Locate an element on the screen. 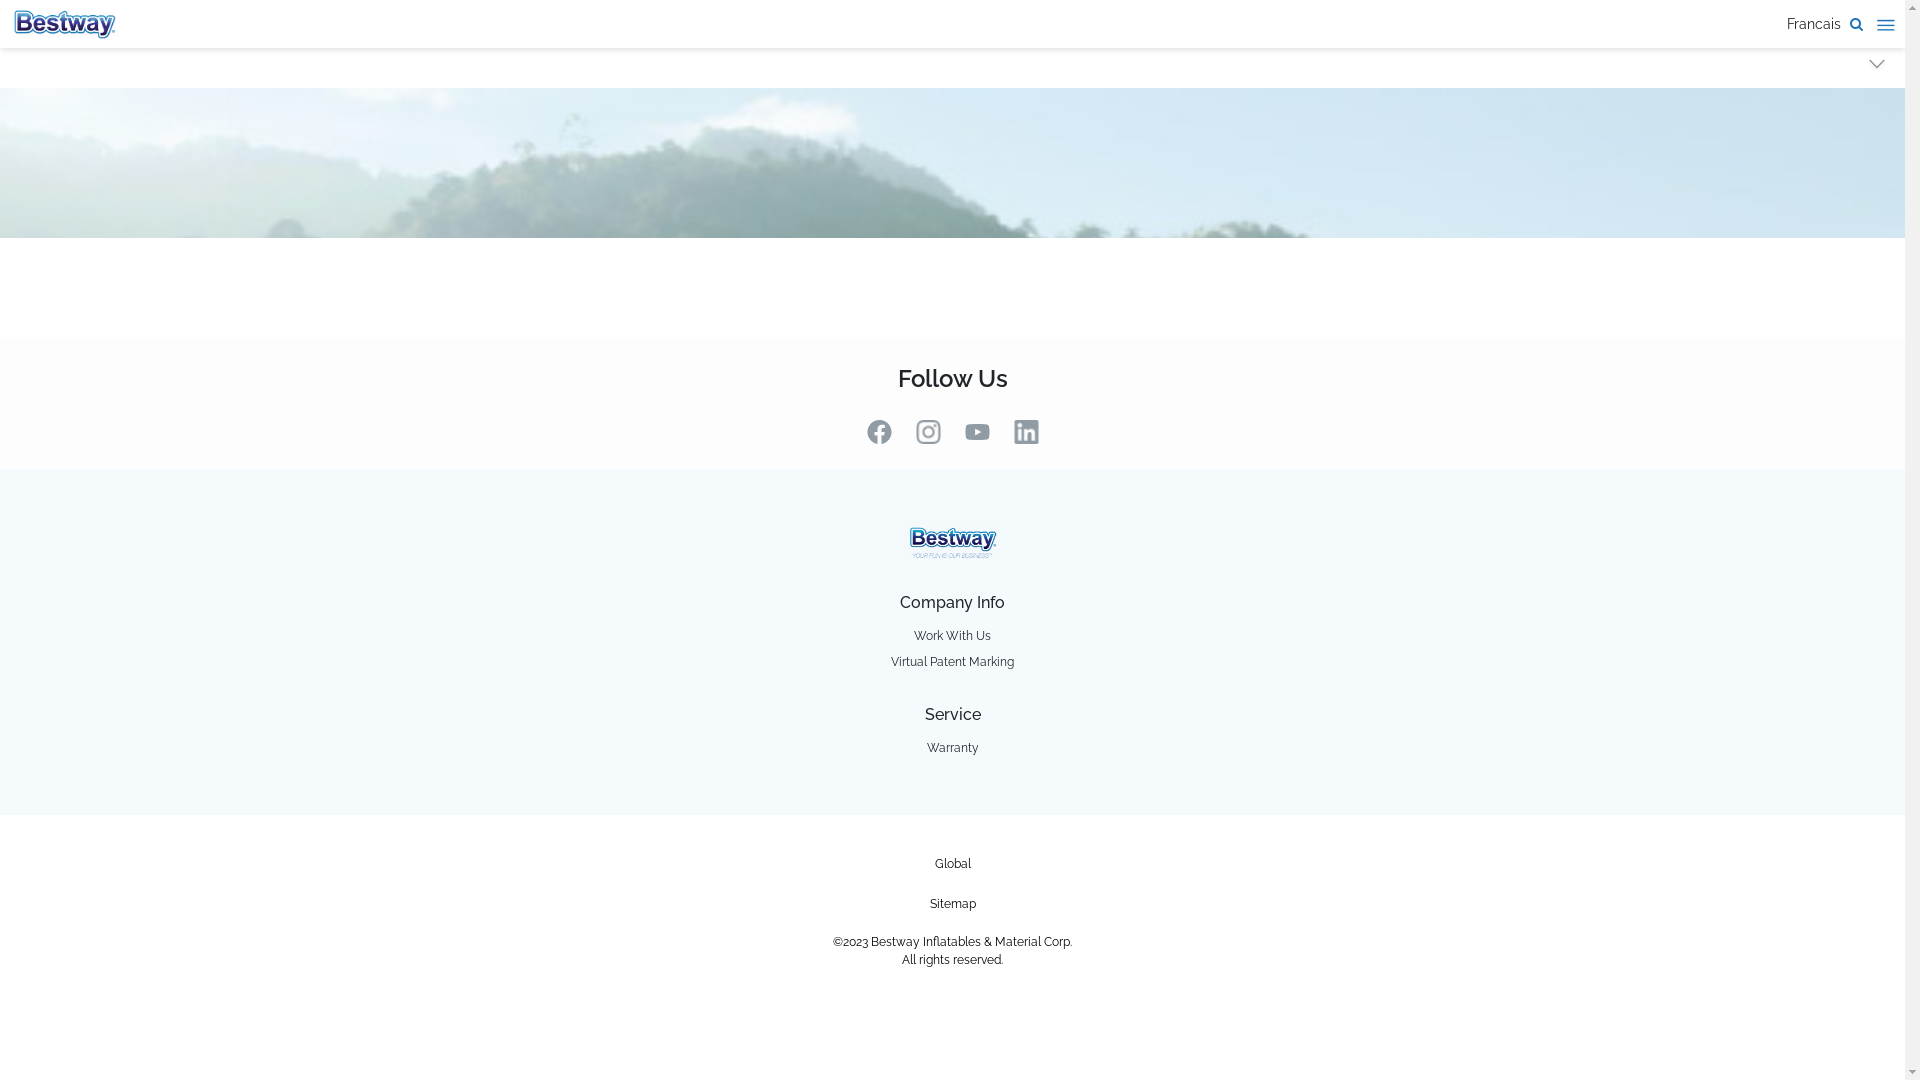 This screenshot has width=1920, height=1080. 'Warranty' is located at coordinates (950, 748).